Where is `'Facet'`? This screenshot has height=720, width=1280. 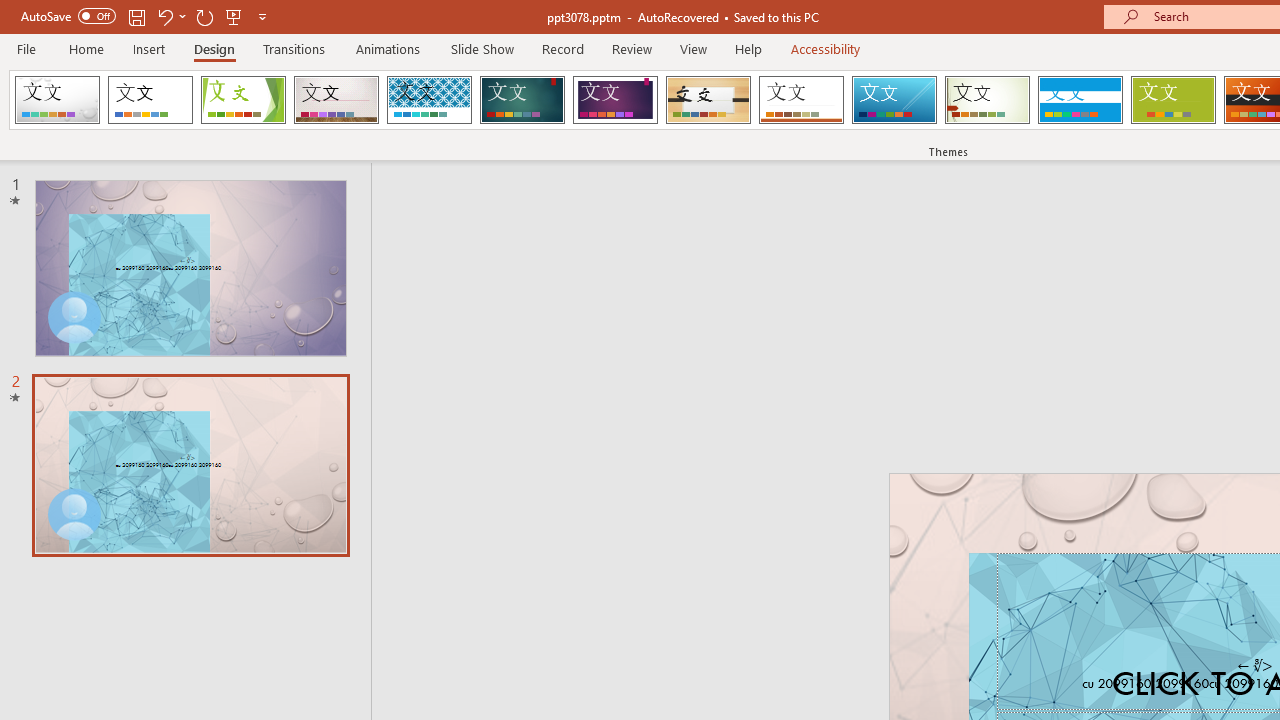
'Facet' is located at coordinates (242, 100).